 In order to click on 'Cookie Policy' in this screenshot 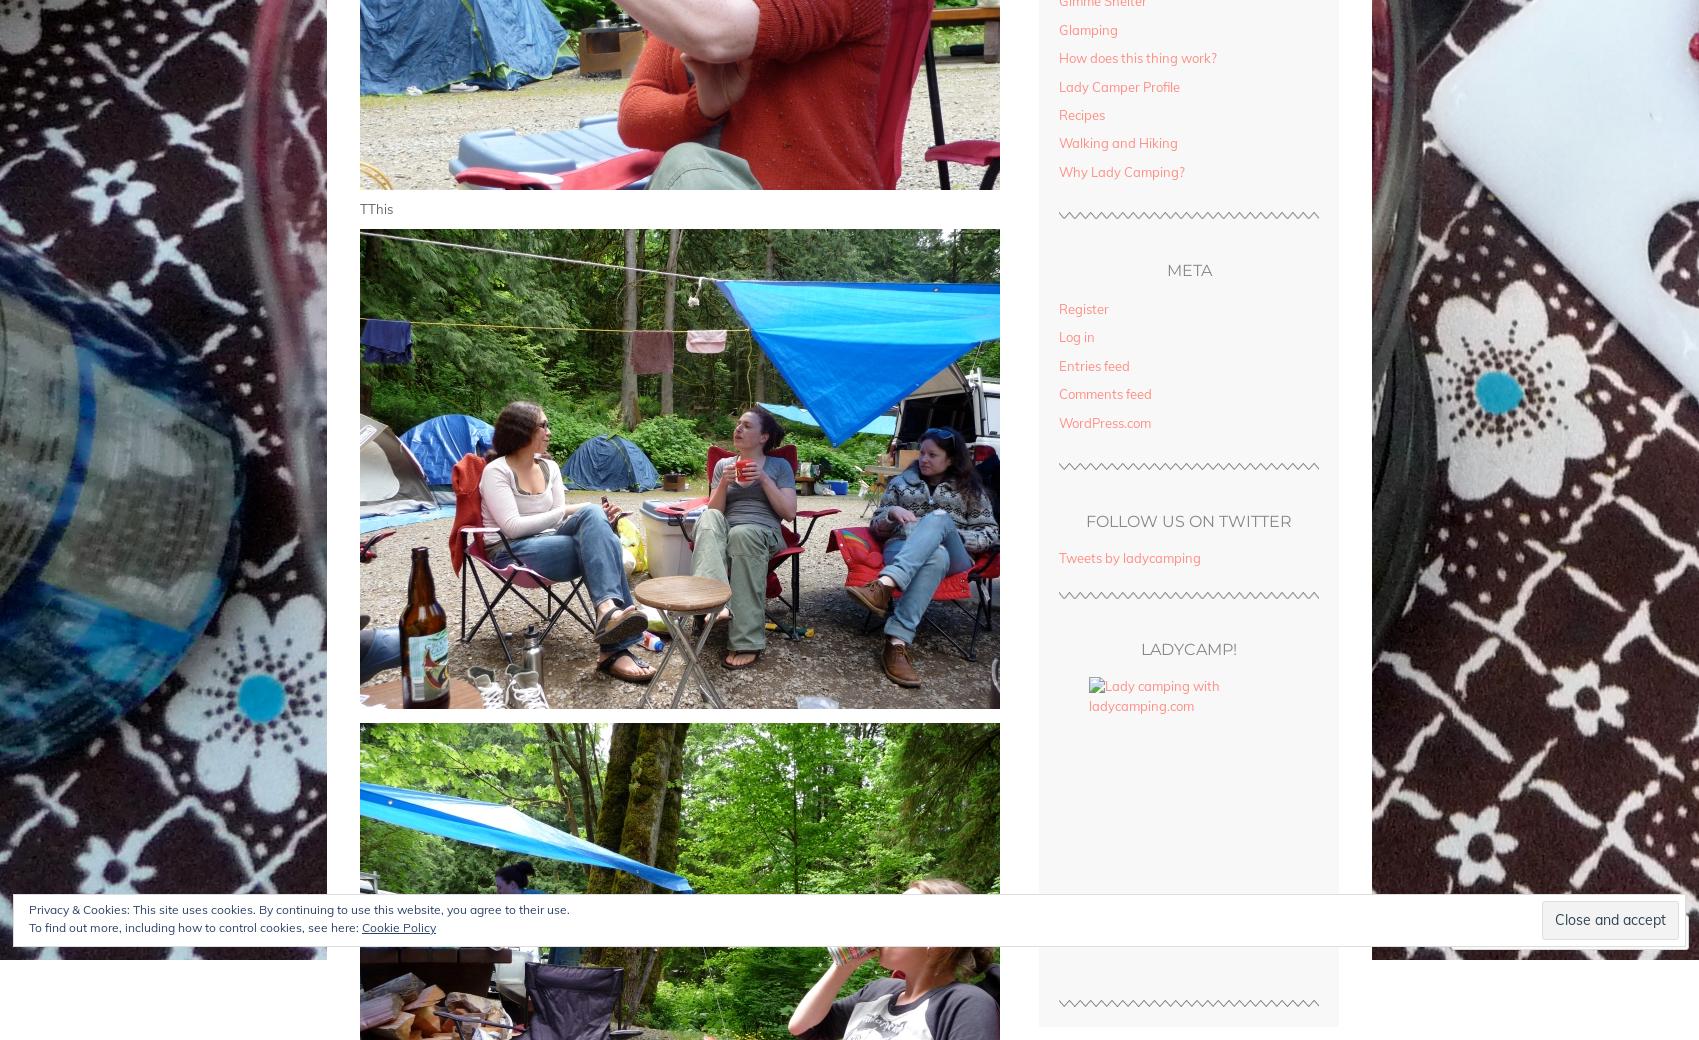, I will do `click(361, 927)`.